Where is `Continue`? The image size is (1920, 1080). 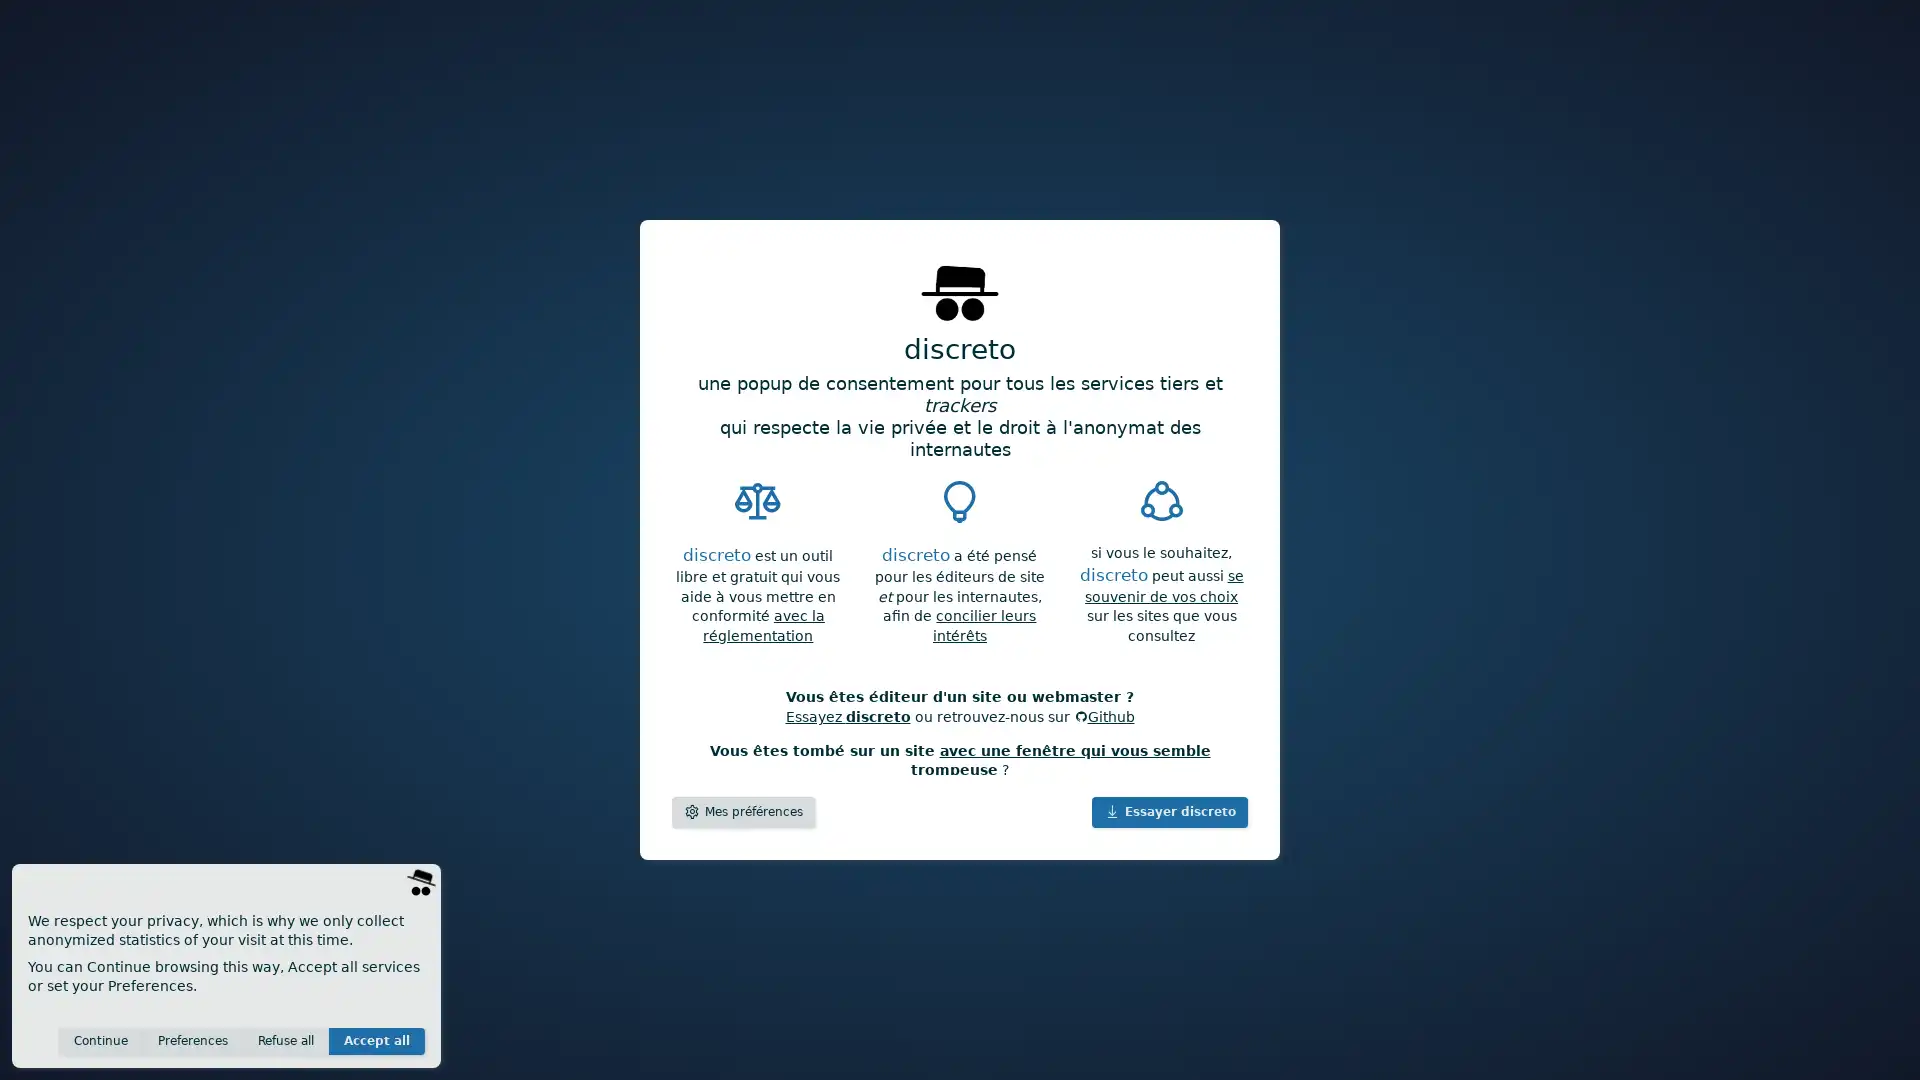
Continue is located at coordinates (99, 1040).